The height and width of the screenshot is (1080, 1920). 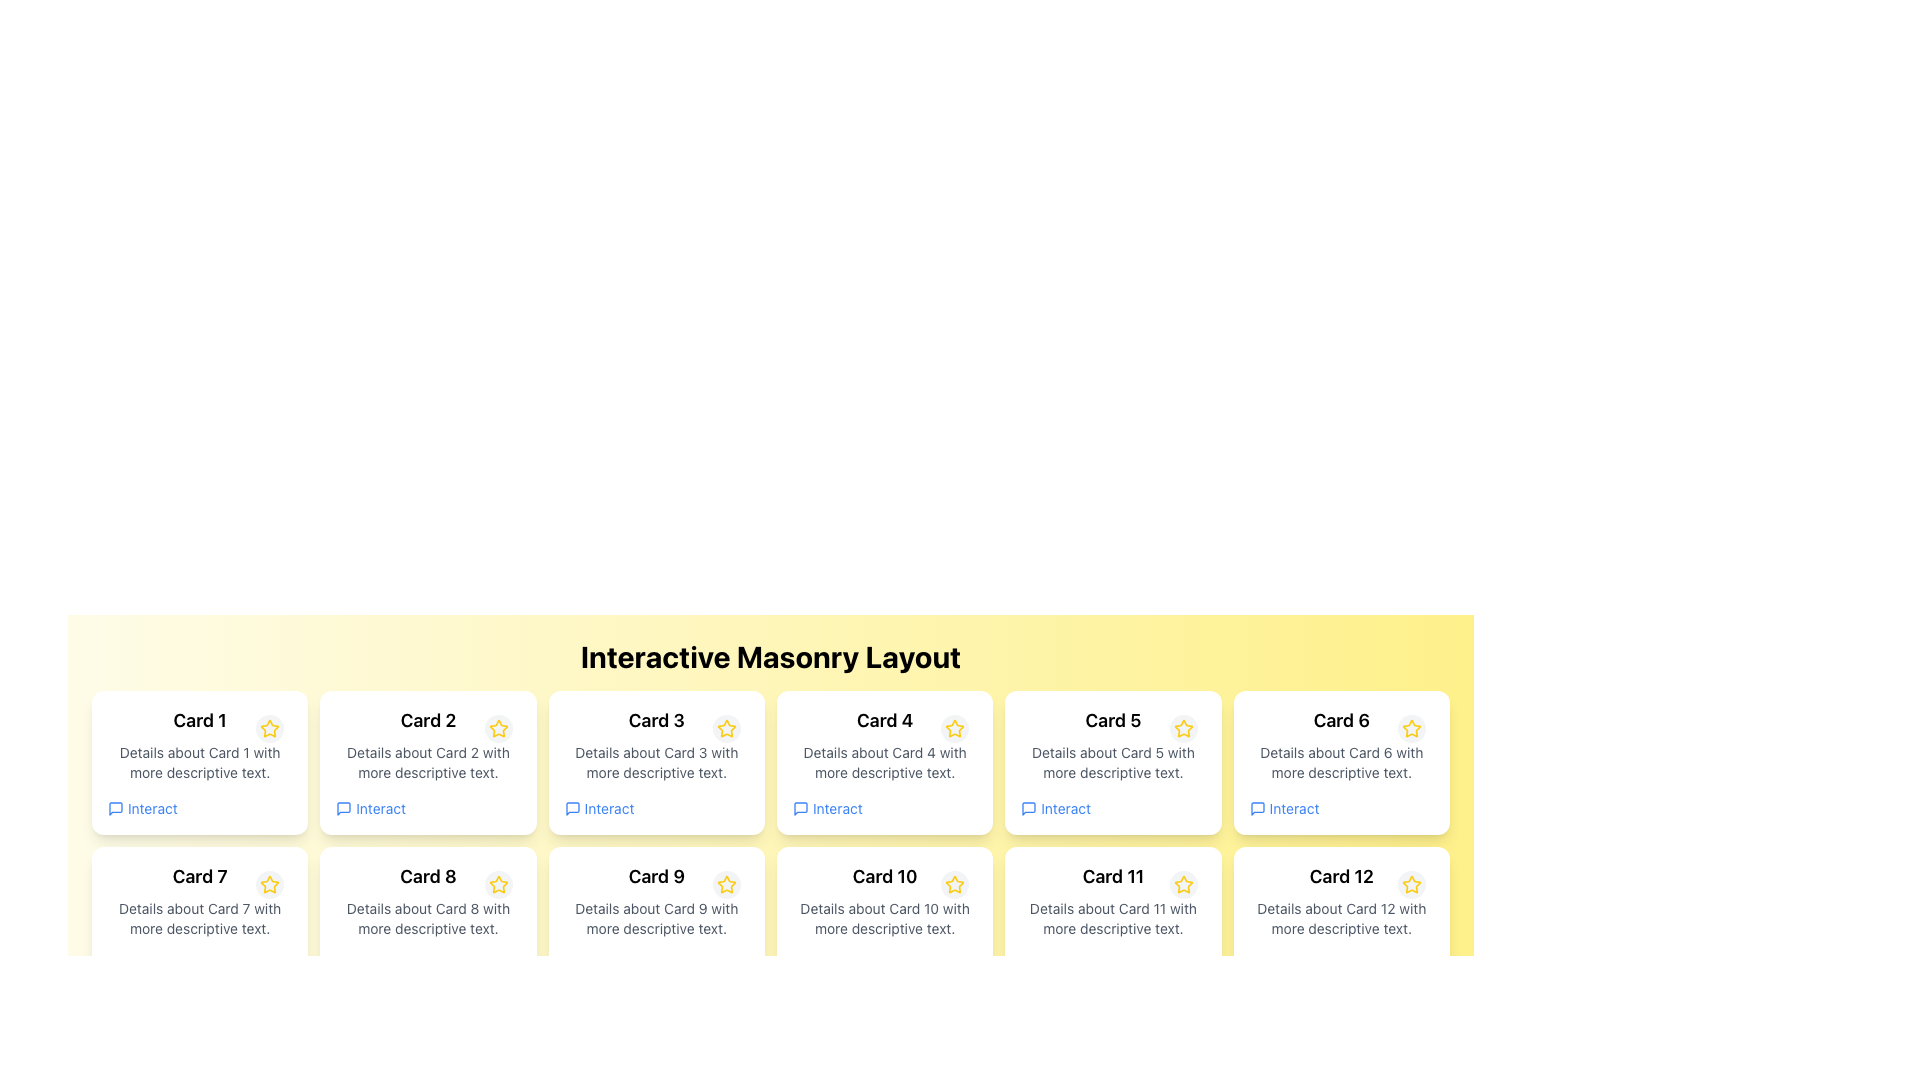 I want to click on the Text Link with Icon located at the bottom-left area of 'Card 1', so click(x=141, y=808).